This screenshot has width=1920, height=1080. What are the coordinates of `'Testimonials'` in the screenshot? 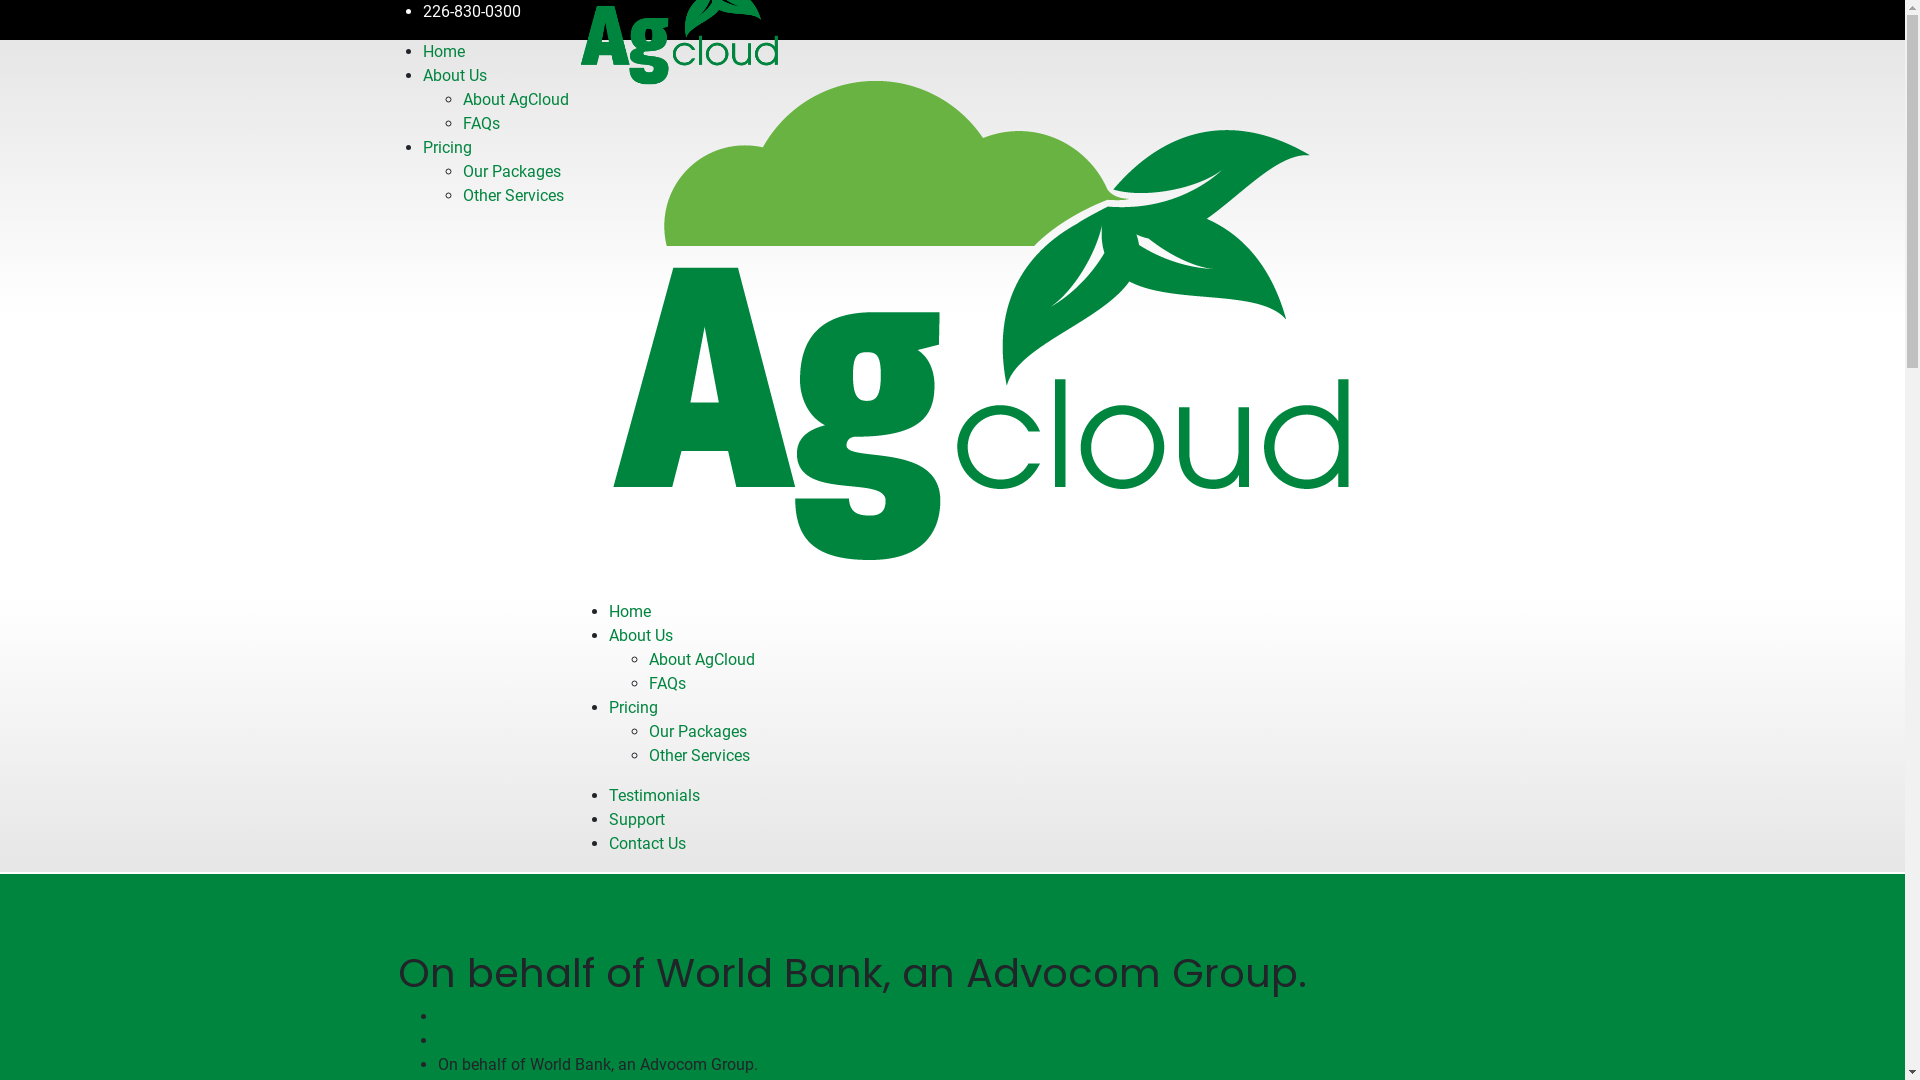 It's located at (653, 794).